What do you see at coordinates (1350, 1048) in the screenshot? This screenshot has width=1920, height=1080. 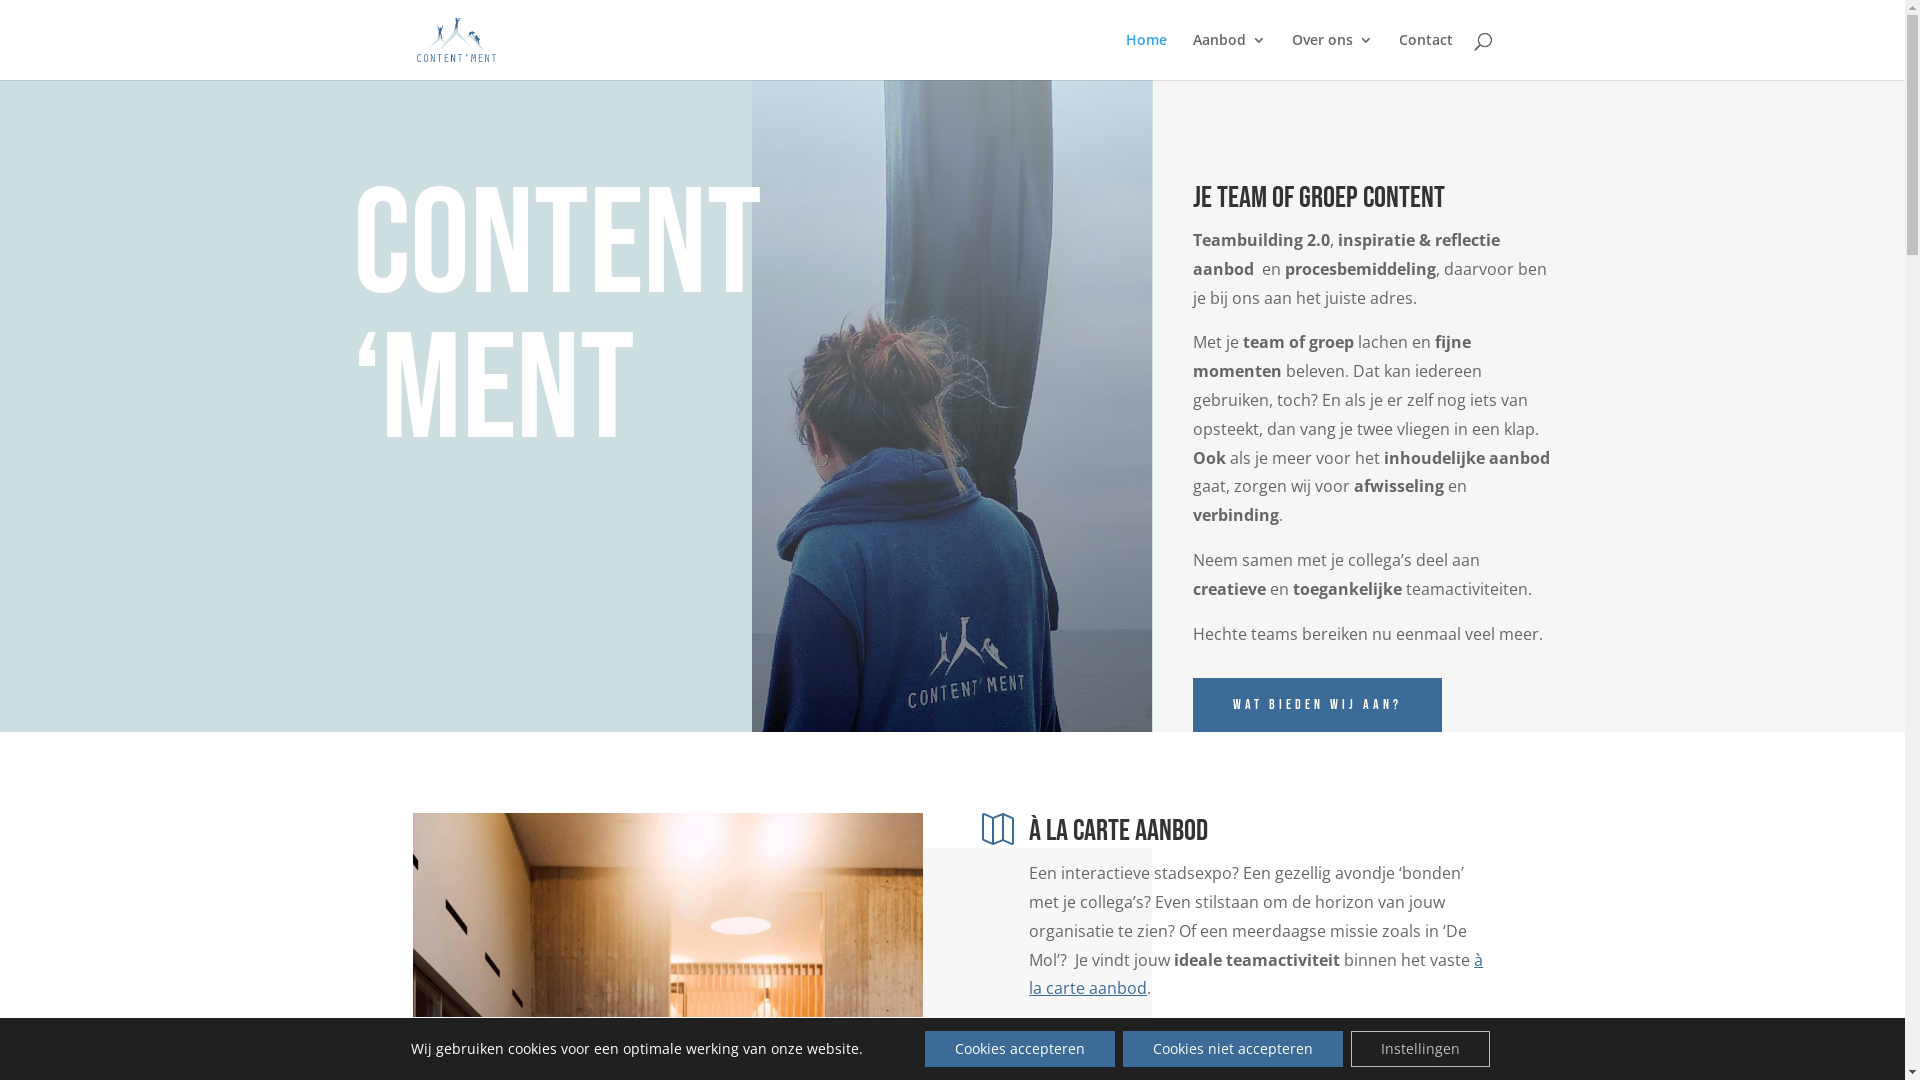 I see `'Instellingen'` at bounding box center [1350, 1048].